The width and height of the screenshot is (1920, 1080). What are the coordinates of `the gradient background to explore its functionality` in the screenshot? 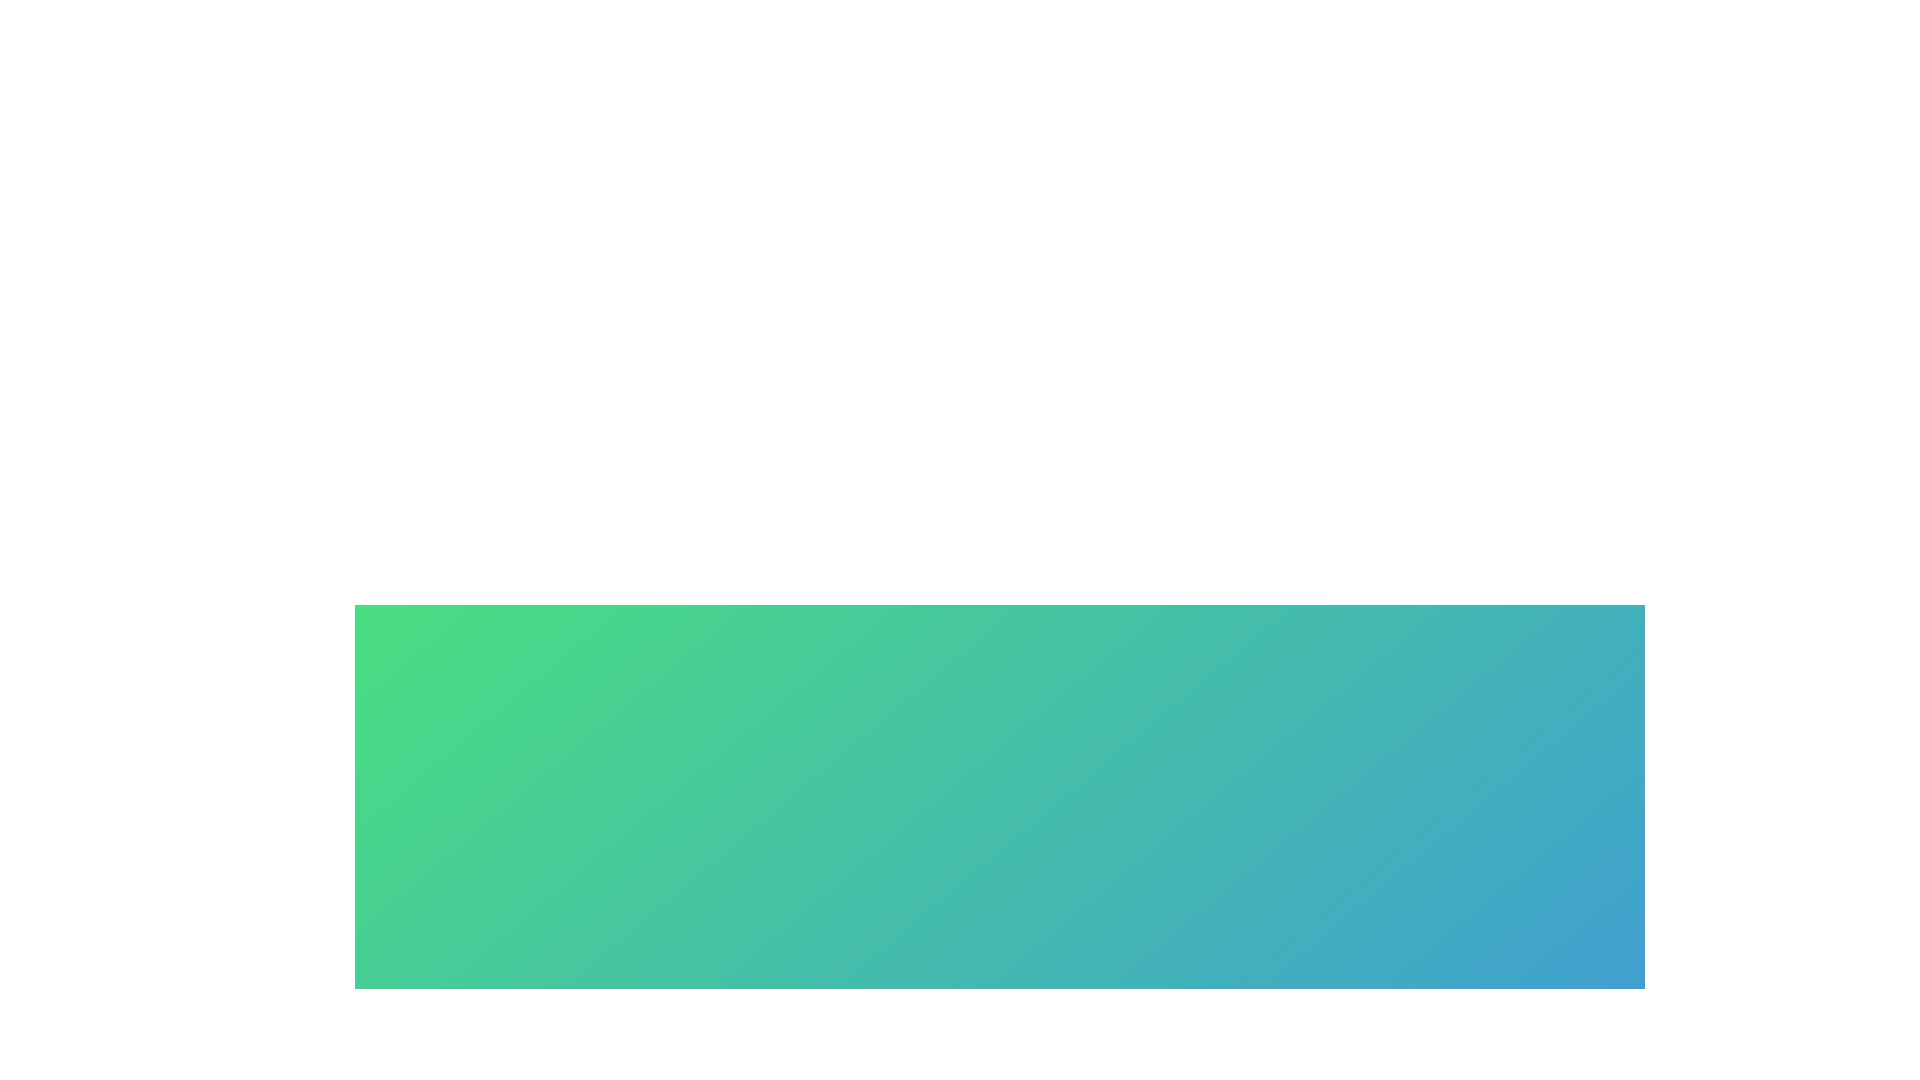 It's located at (999, 784).